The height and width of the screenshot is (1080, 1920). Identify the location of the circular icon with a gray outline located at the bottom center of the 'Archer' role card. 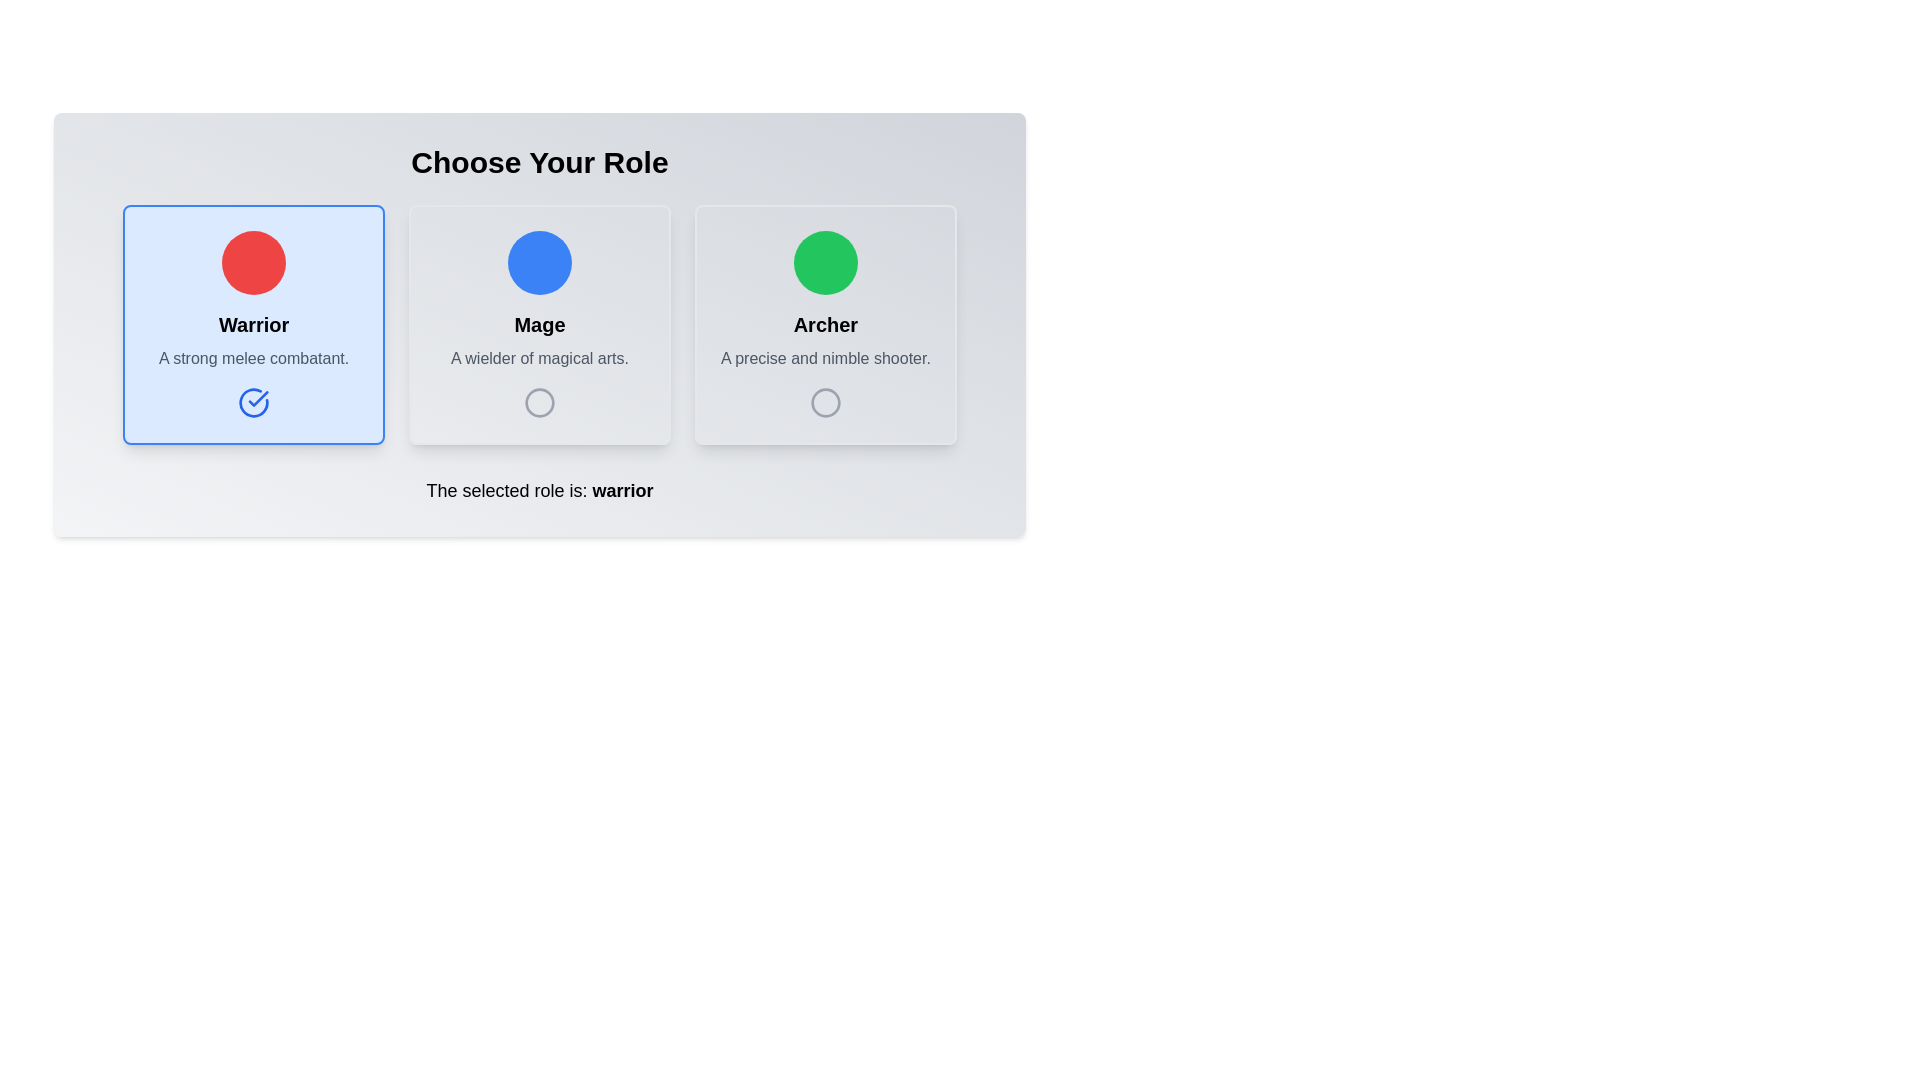
(825, 402).